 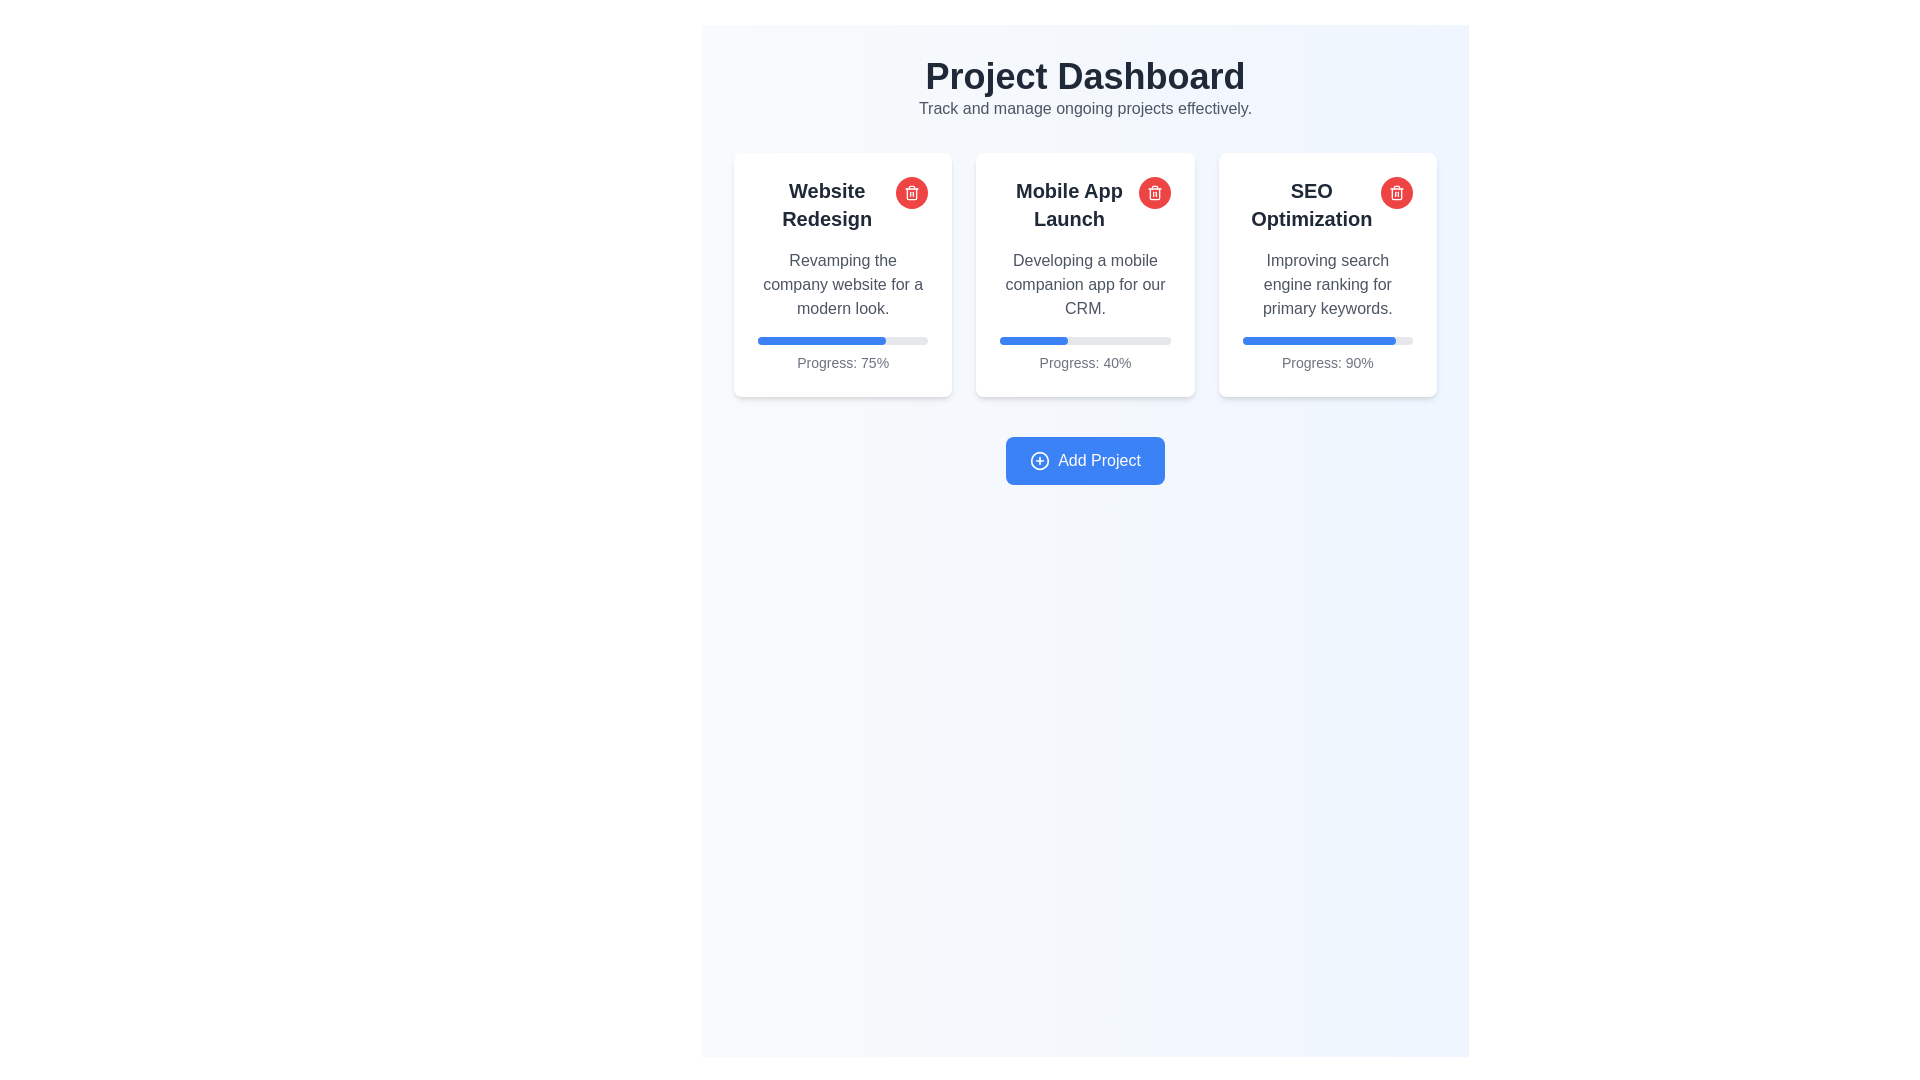 I want to click on the Text Block that contains the text 'Revamping the company website for a modern look.', which is styled in a subtle gray font and is located below the heading 'Website Redesign', so click(x=843, y=285).